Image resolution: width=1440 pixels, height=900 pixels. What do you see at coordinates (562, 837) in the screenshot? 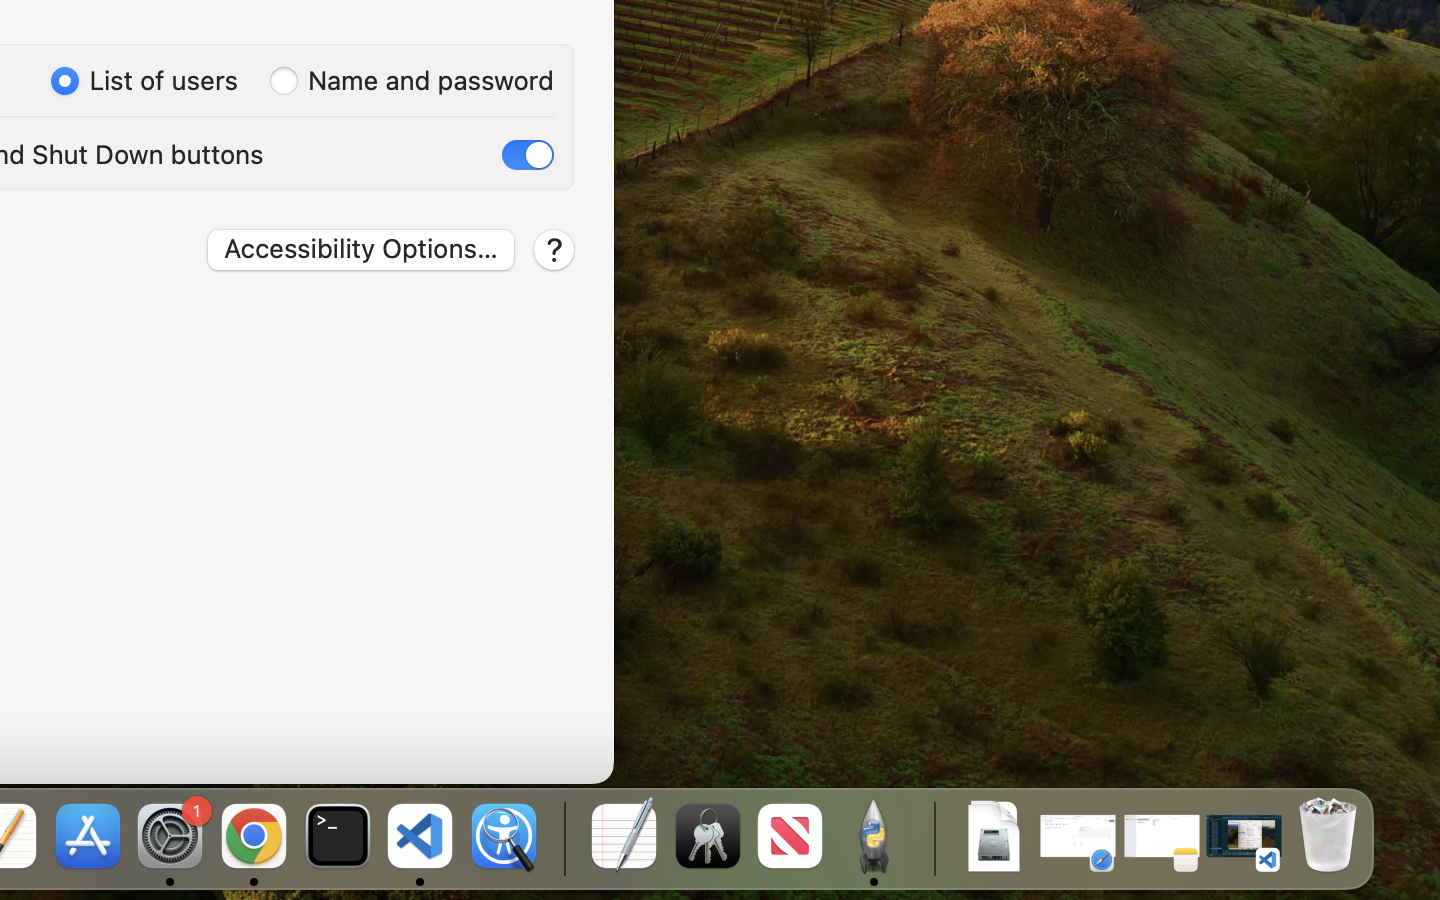
I see `'0.4285714328289032'` at bounding box center [562, 837].